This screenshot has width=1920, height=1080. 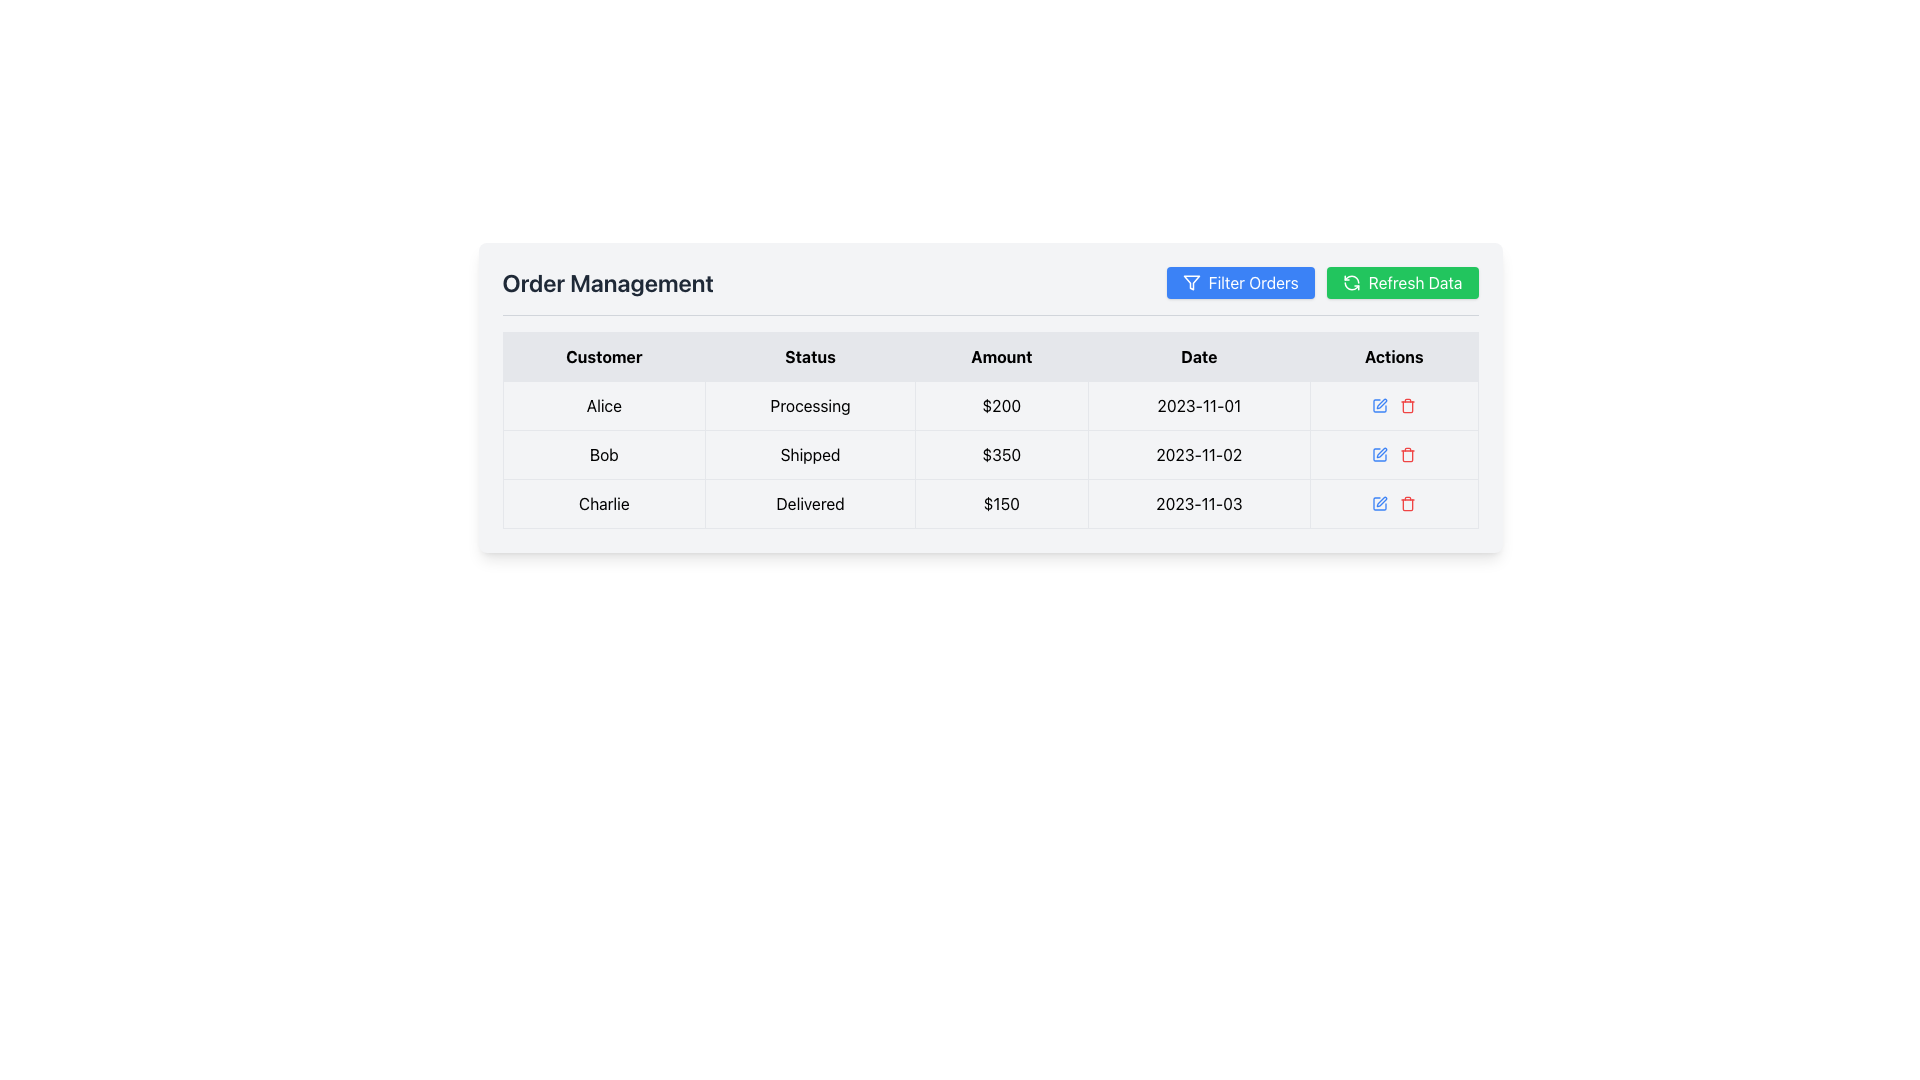 I want to click on the static text element that displays the amount value for Bob's order, located in the 'Amount' column of the table, so click(x=1001, y=455).